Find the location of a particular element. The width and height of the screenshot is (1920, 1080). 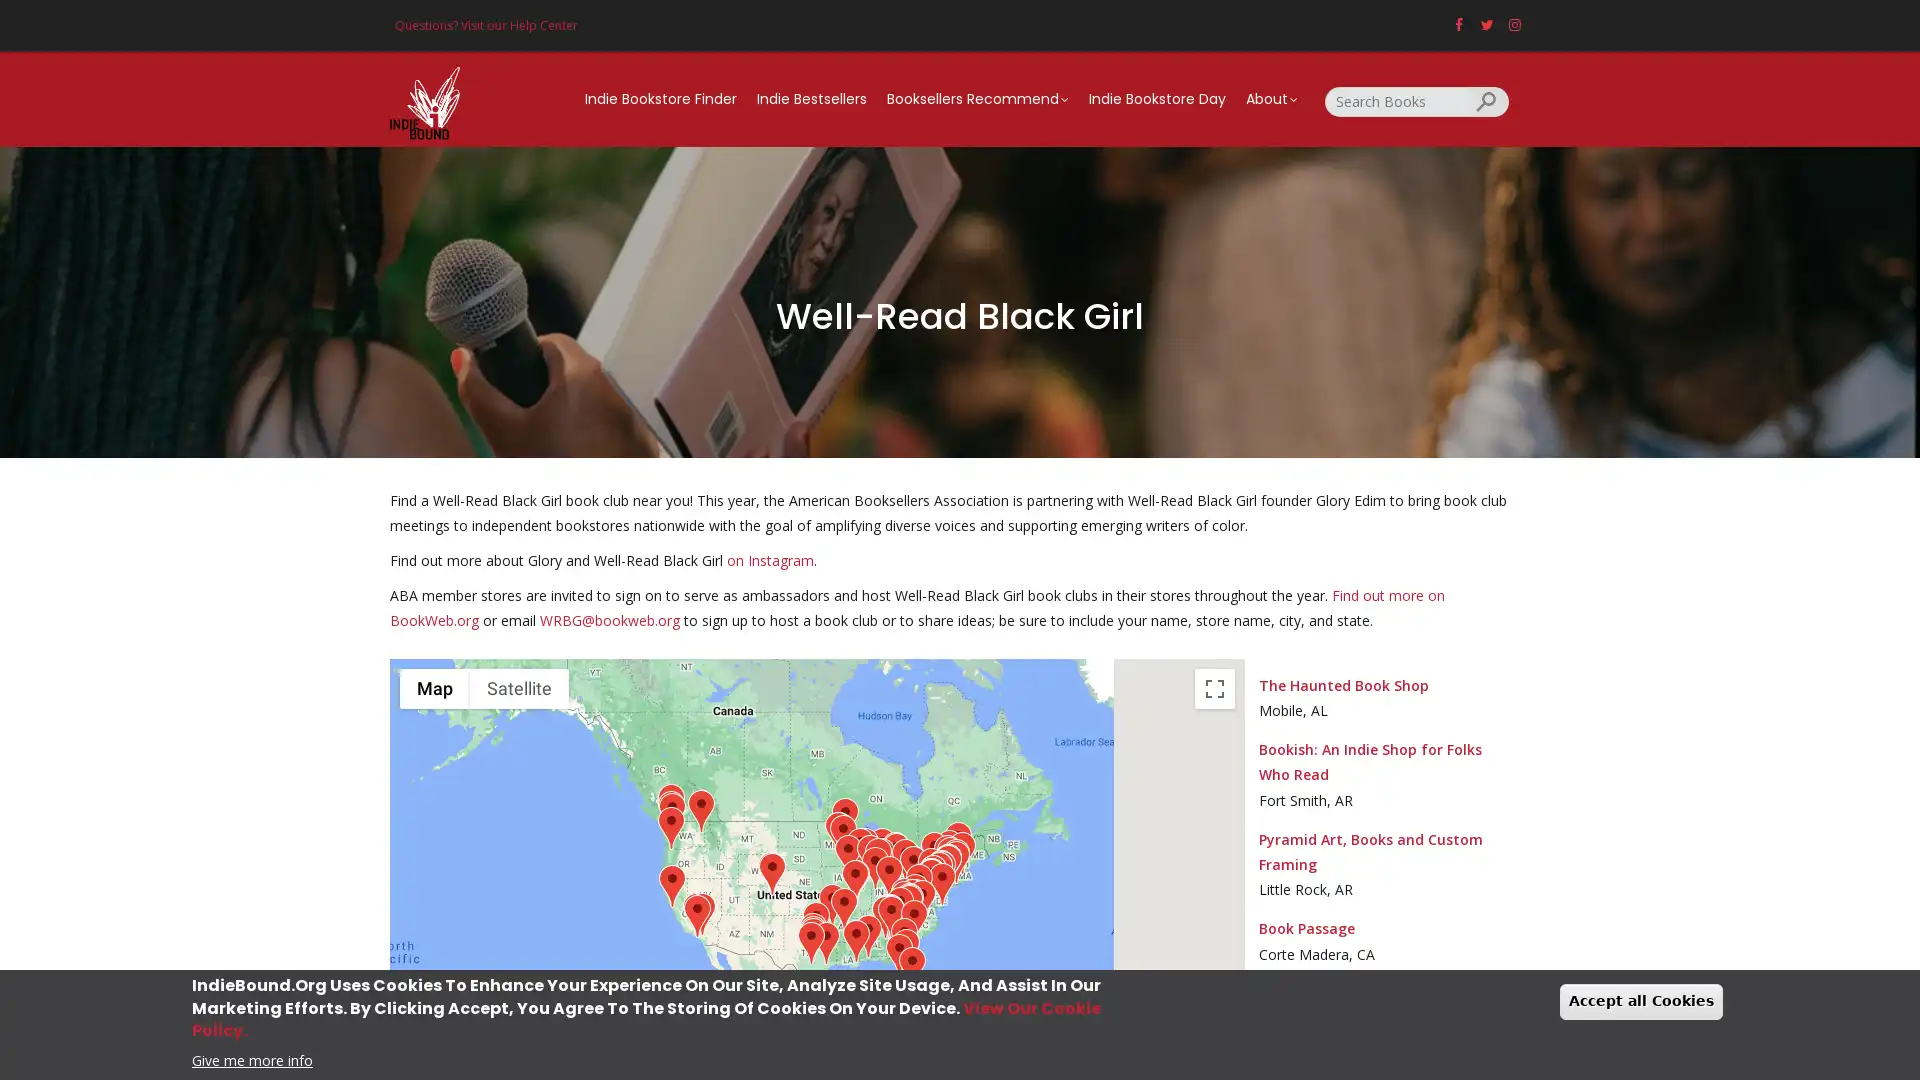

WORD is located at coordinates (946, 864).